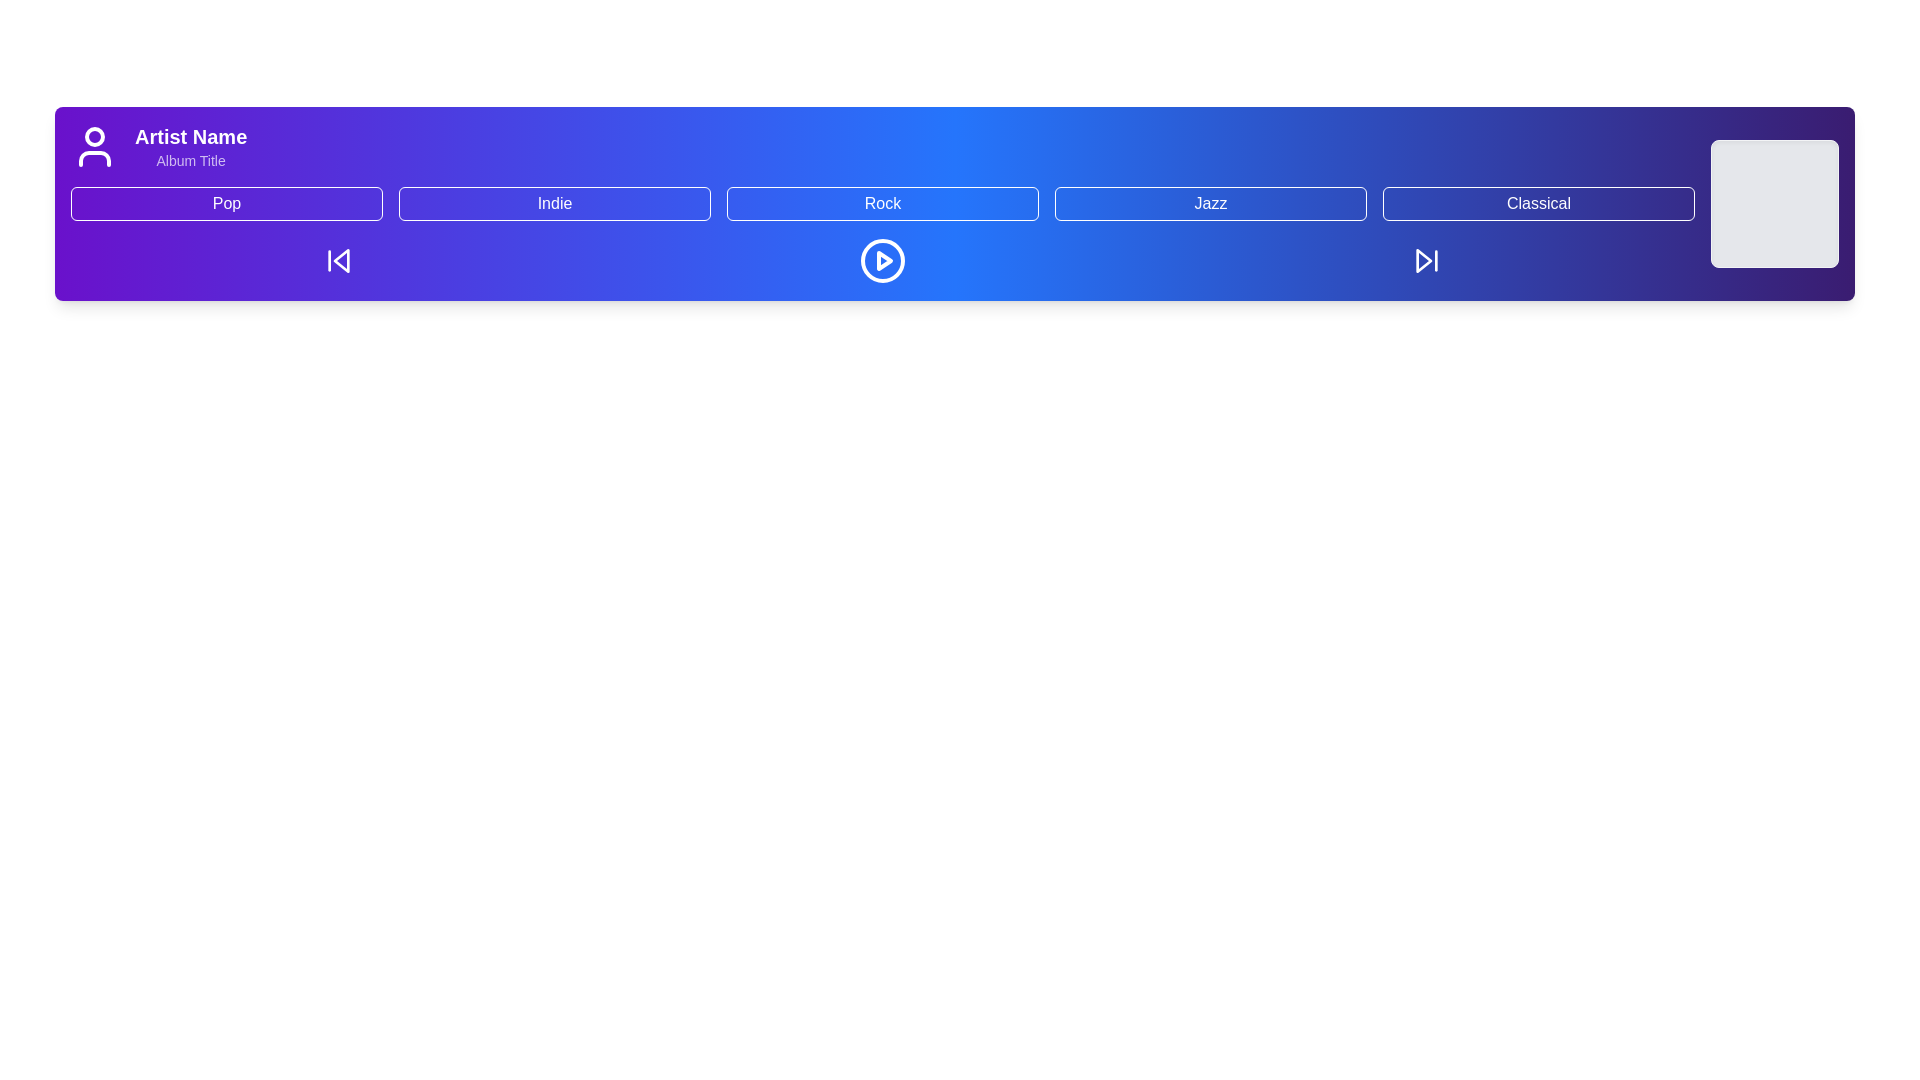 Image resolution: width=1920 pixels, height=1080 pixels. What do you see at coordinates (1209, 204) in the screenshot?
I see `the rounded rectangular button labeled 'Jazz' with a gradient blue background` at bounding box center [1209, 204].